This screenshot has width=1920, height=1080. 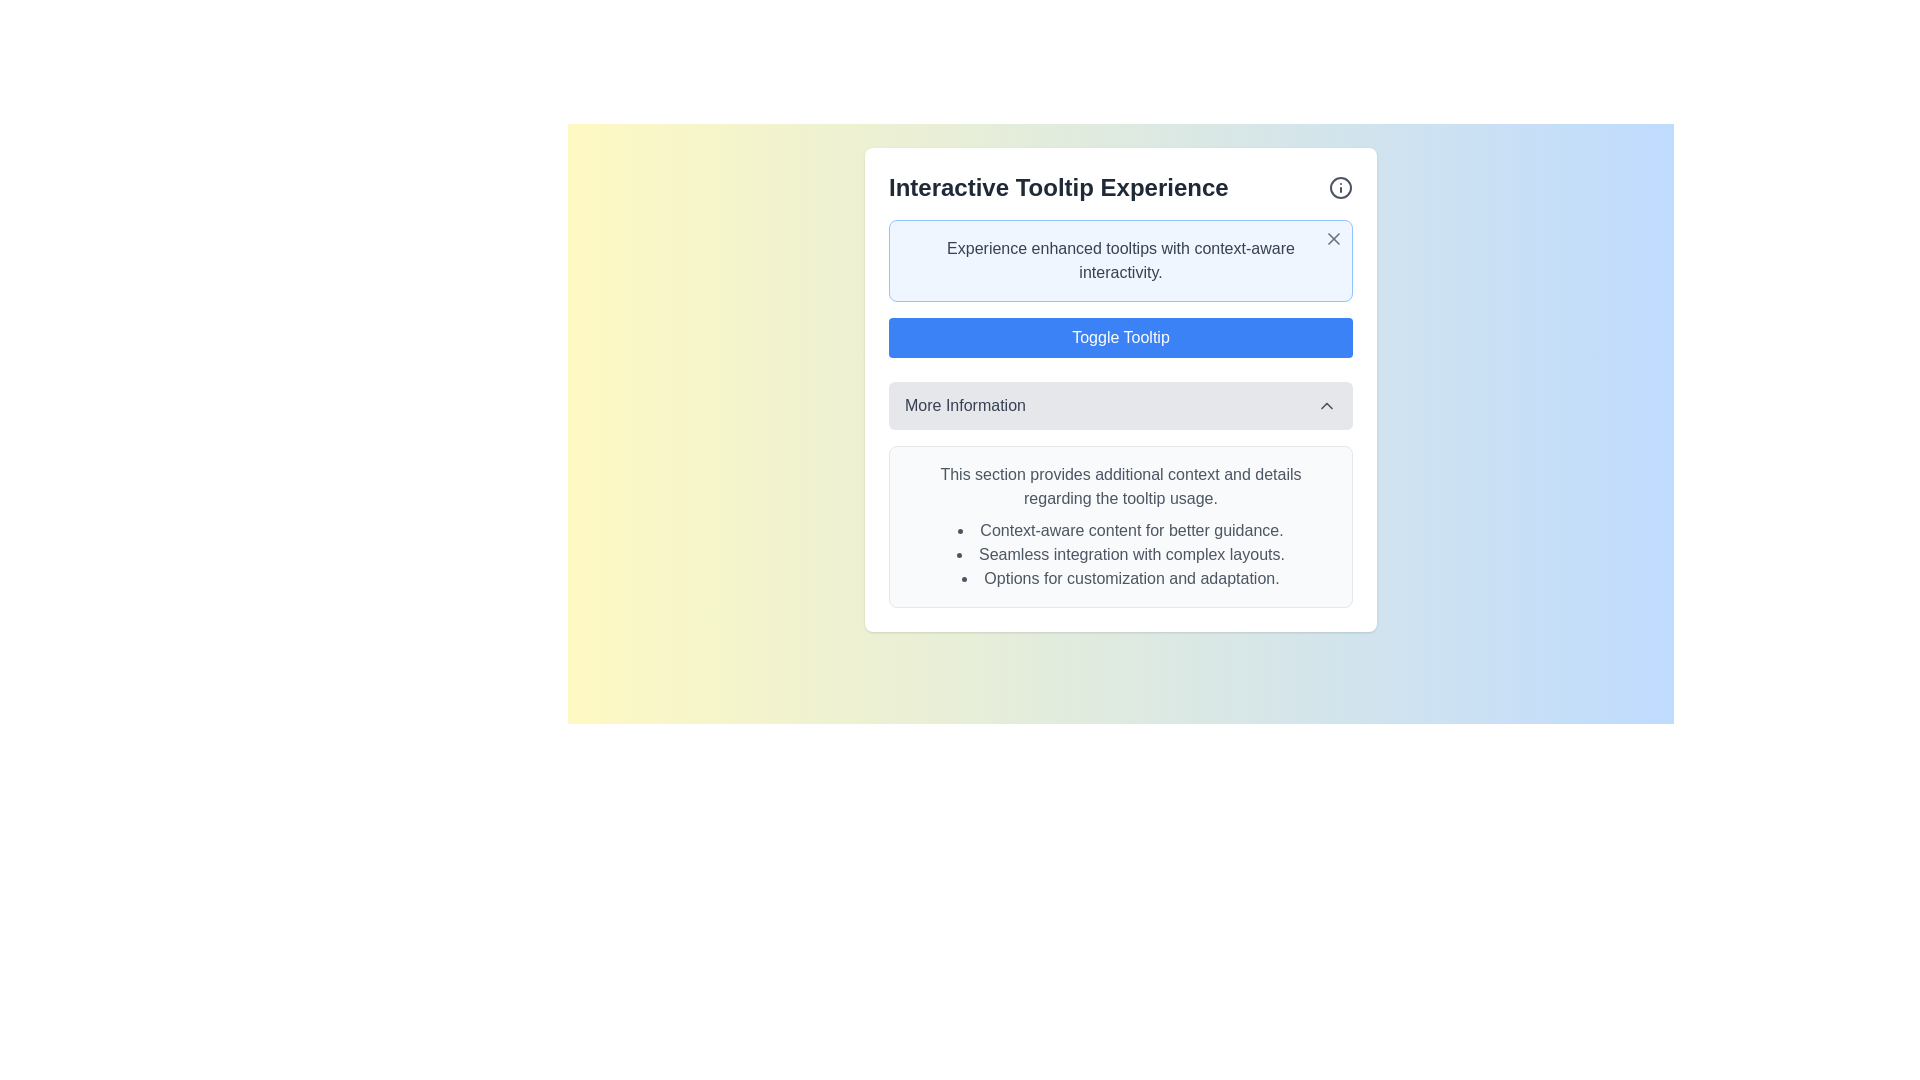 I want to click on the third bullet point item in the 'Interactive Tooltip Experience' panel, which conveys information about customization and adaptation capabilities of tooltip features, so click(x=1121, y=578).